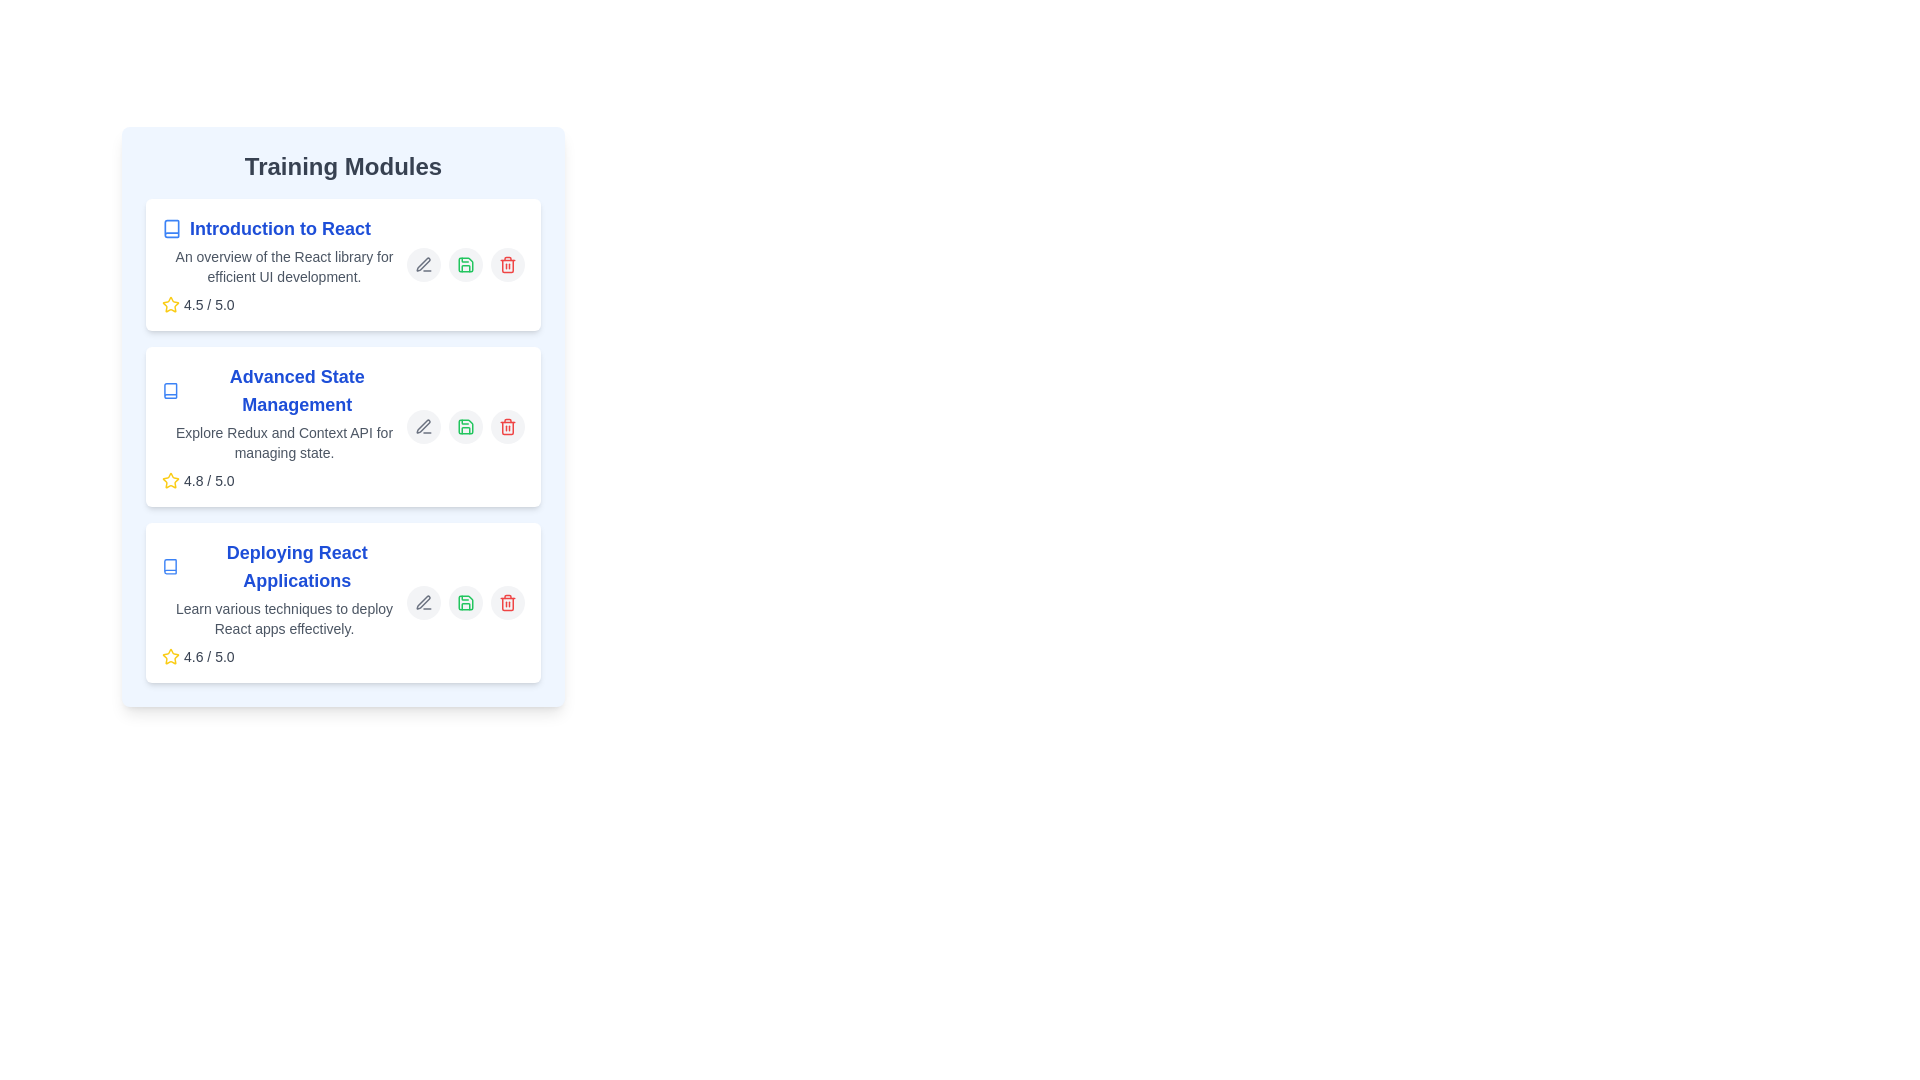 The image size is (1920, 1080). I want to click on the save action button in the 'Deploying React Applications' module, which is the second button from the left among three action buttons, positioned between the edit (pencil icon) and delete (trash icon) buttons, so click(464, 601).